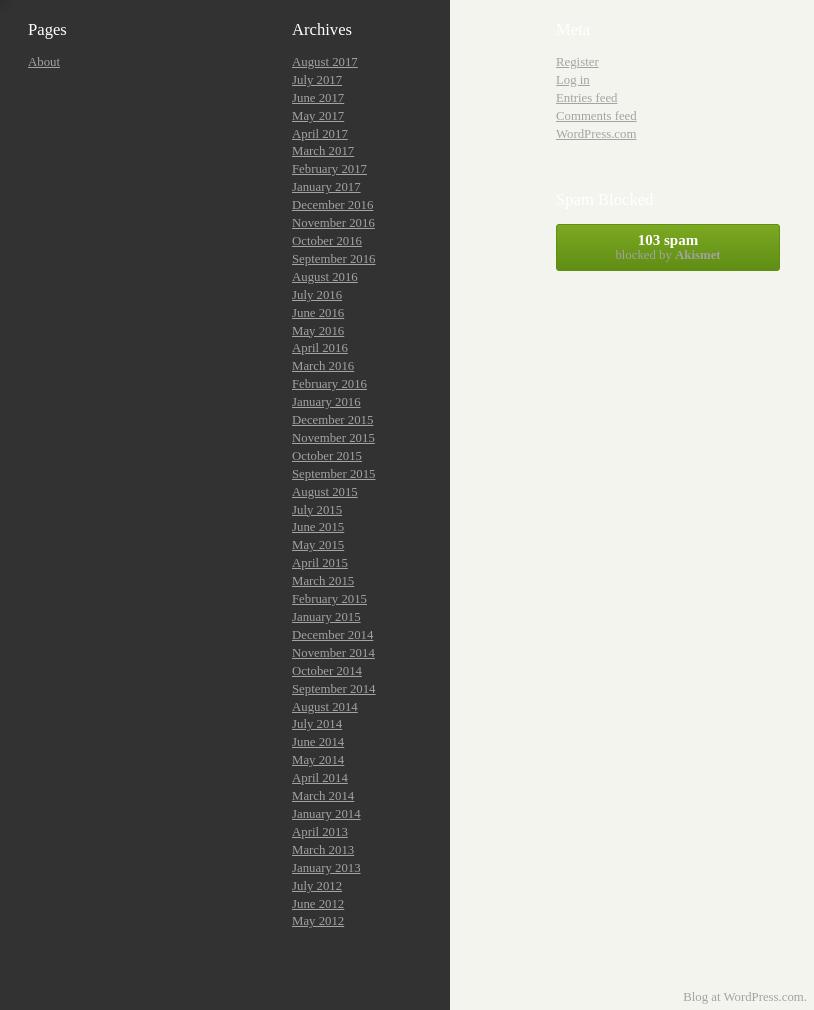 The height and width of the screenshot is (1010, 814). What do you see at coordinates (326, 455) in the screenshot?
I see `'October 2015'` at bounding box center [326, 455].